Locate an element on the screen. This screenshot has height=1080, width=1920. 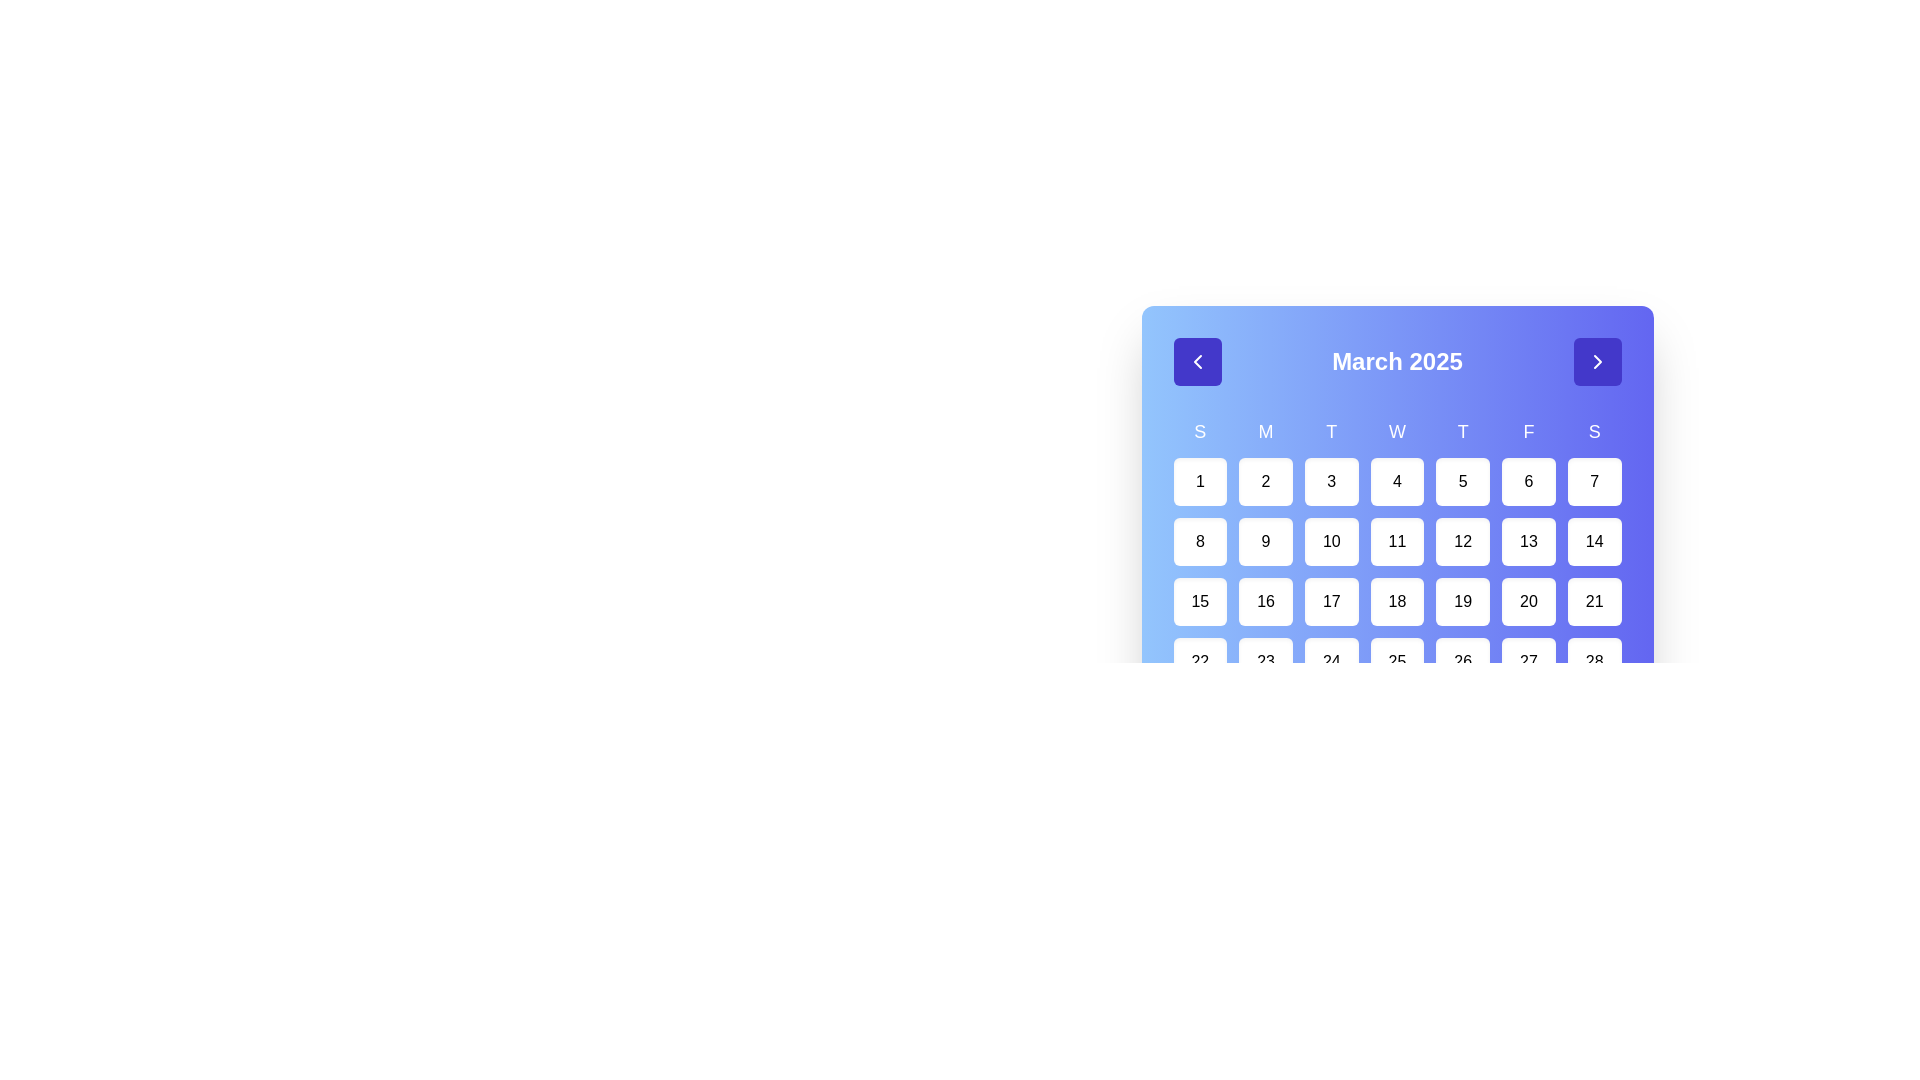
the interactive date selector button located in the fourth row and fifth column of the calendar grid under the 'F' weekday label is located at coordinates (1463, 662).